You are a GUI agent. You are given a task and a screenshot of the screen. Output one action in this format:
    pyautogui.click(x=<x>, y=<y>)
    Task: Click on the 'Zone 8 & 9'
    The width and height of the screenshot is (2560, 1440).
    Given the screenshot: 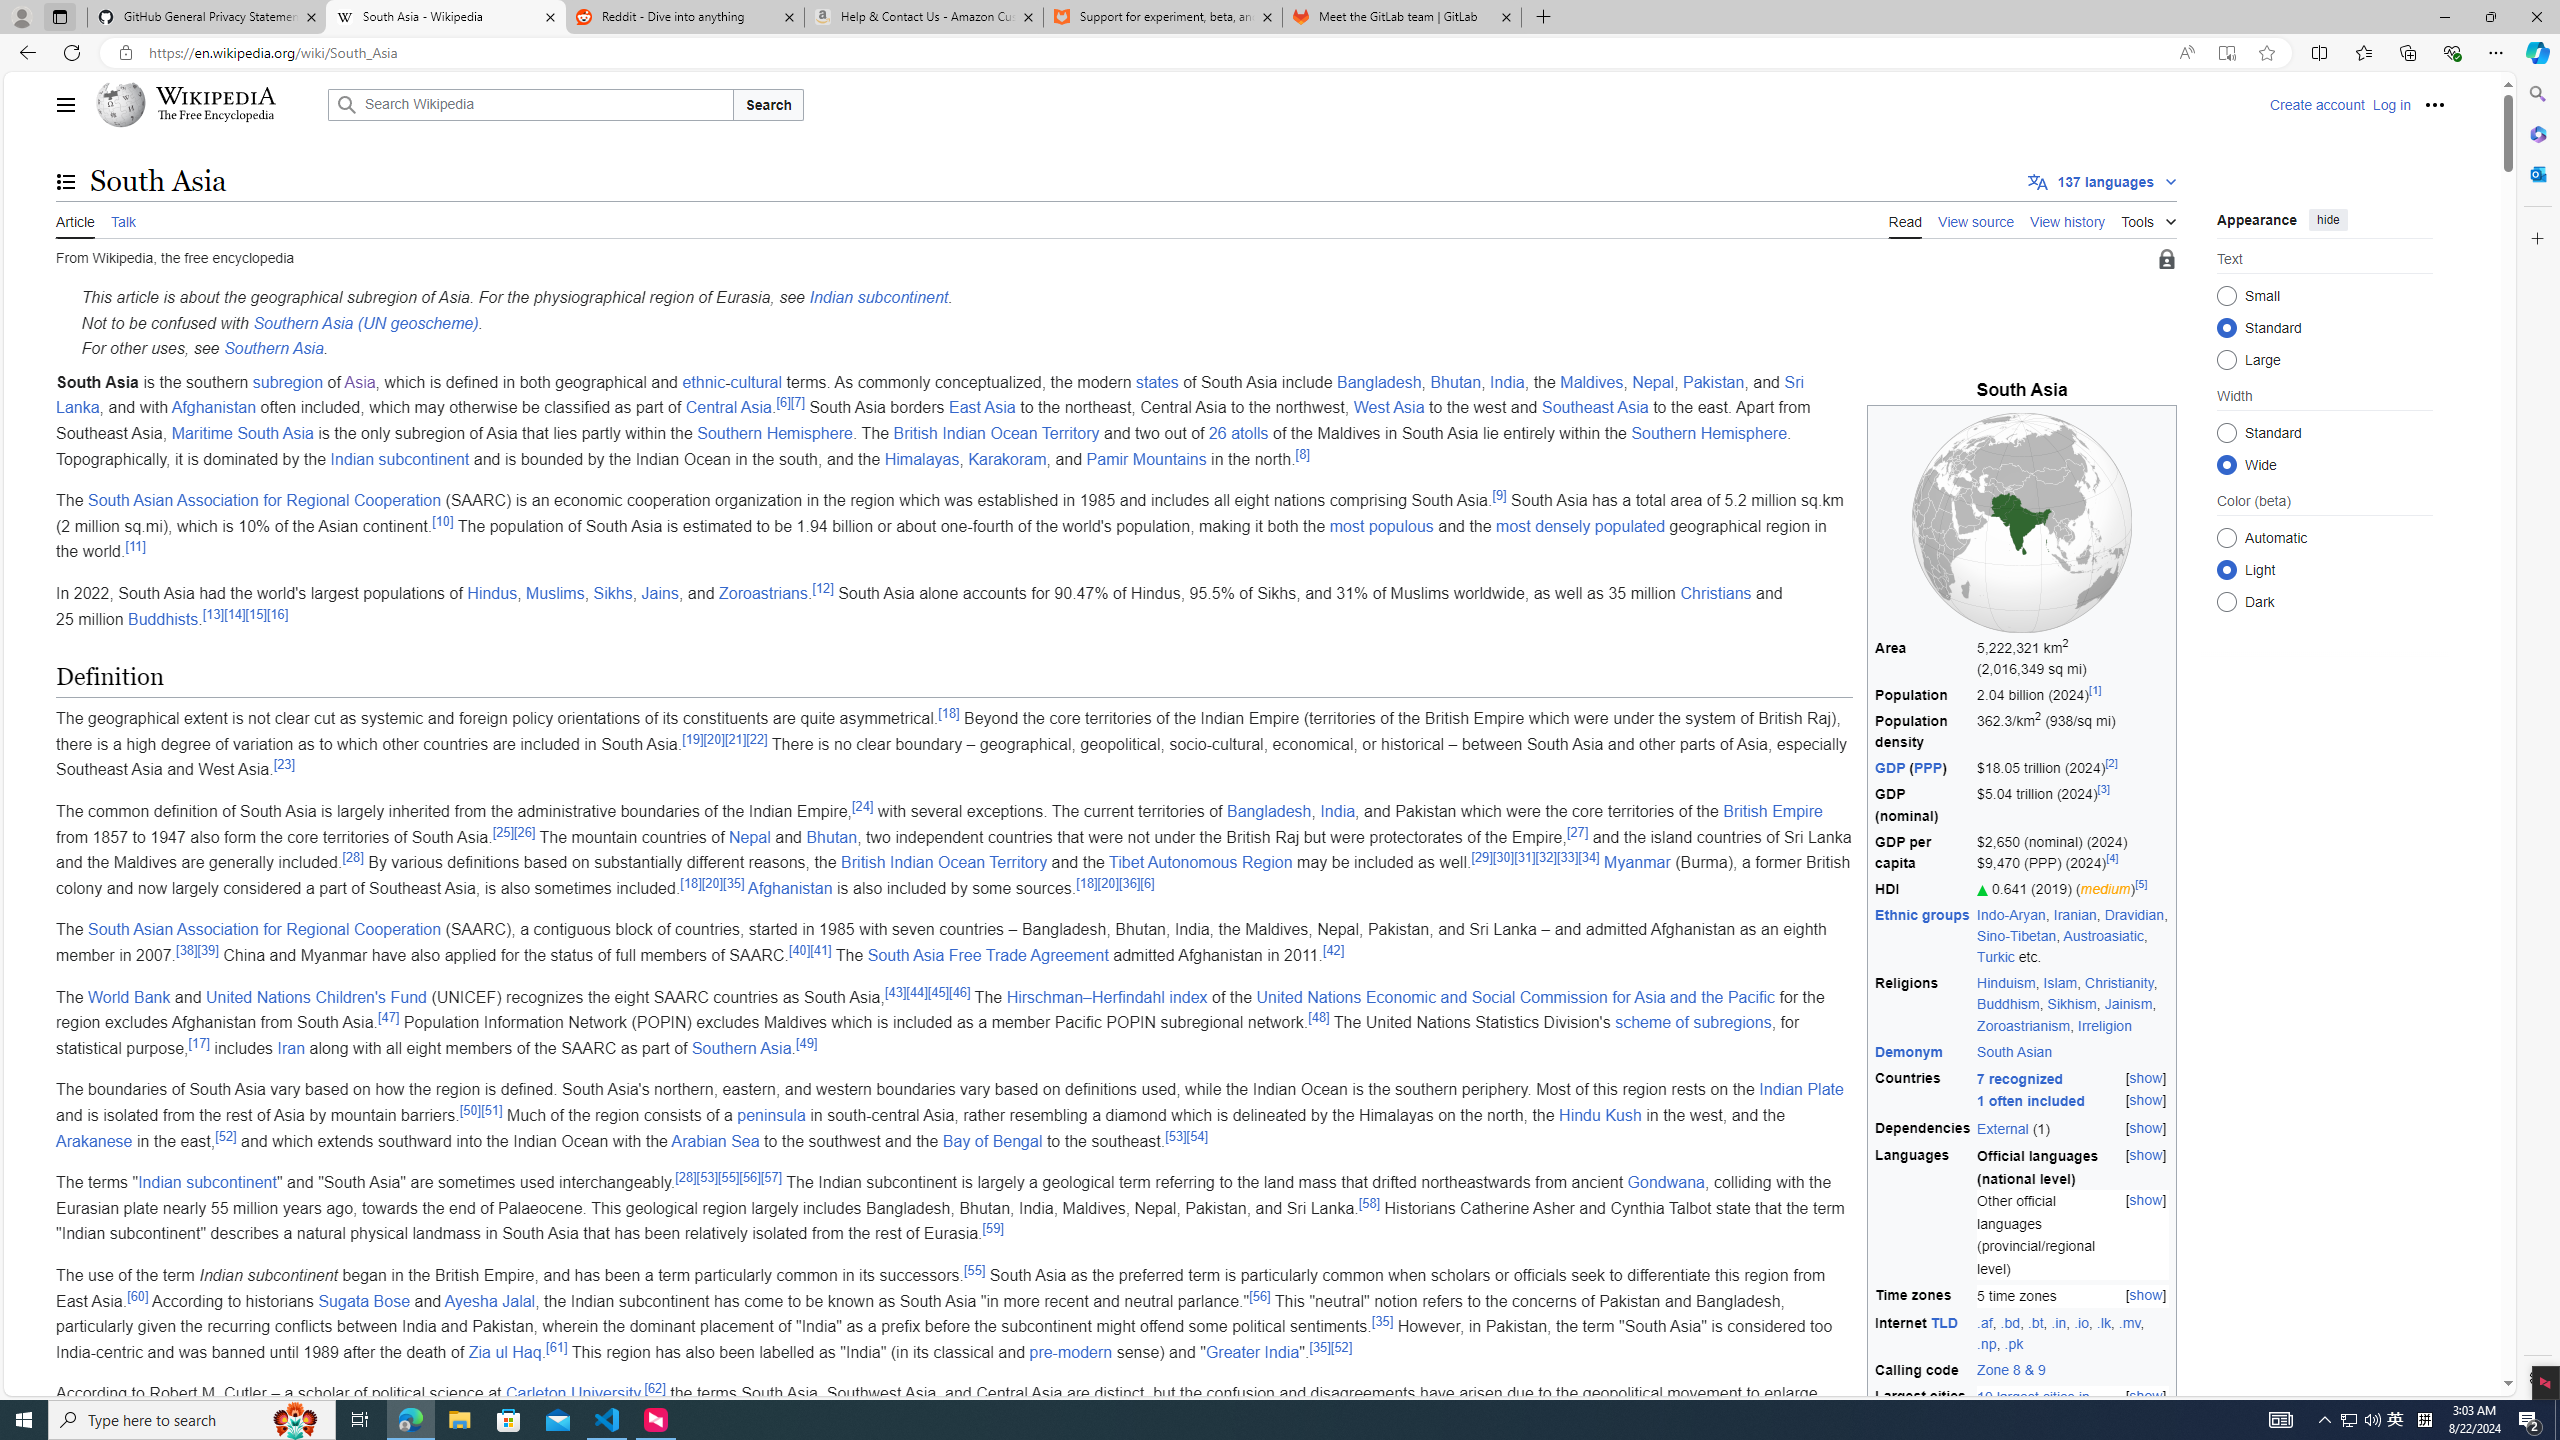 What is the action you would take?
    pyautogui.click(x=2009, y=1370)
    